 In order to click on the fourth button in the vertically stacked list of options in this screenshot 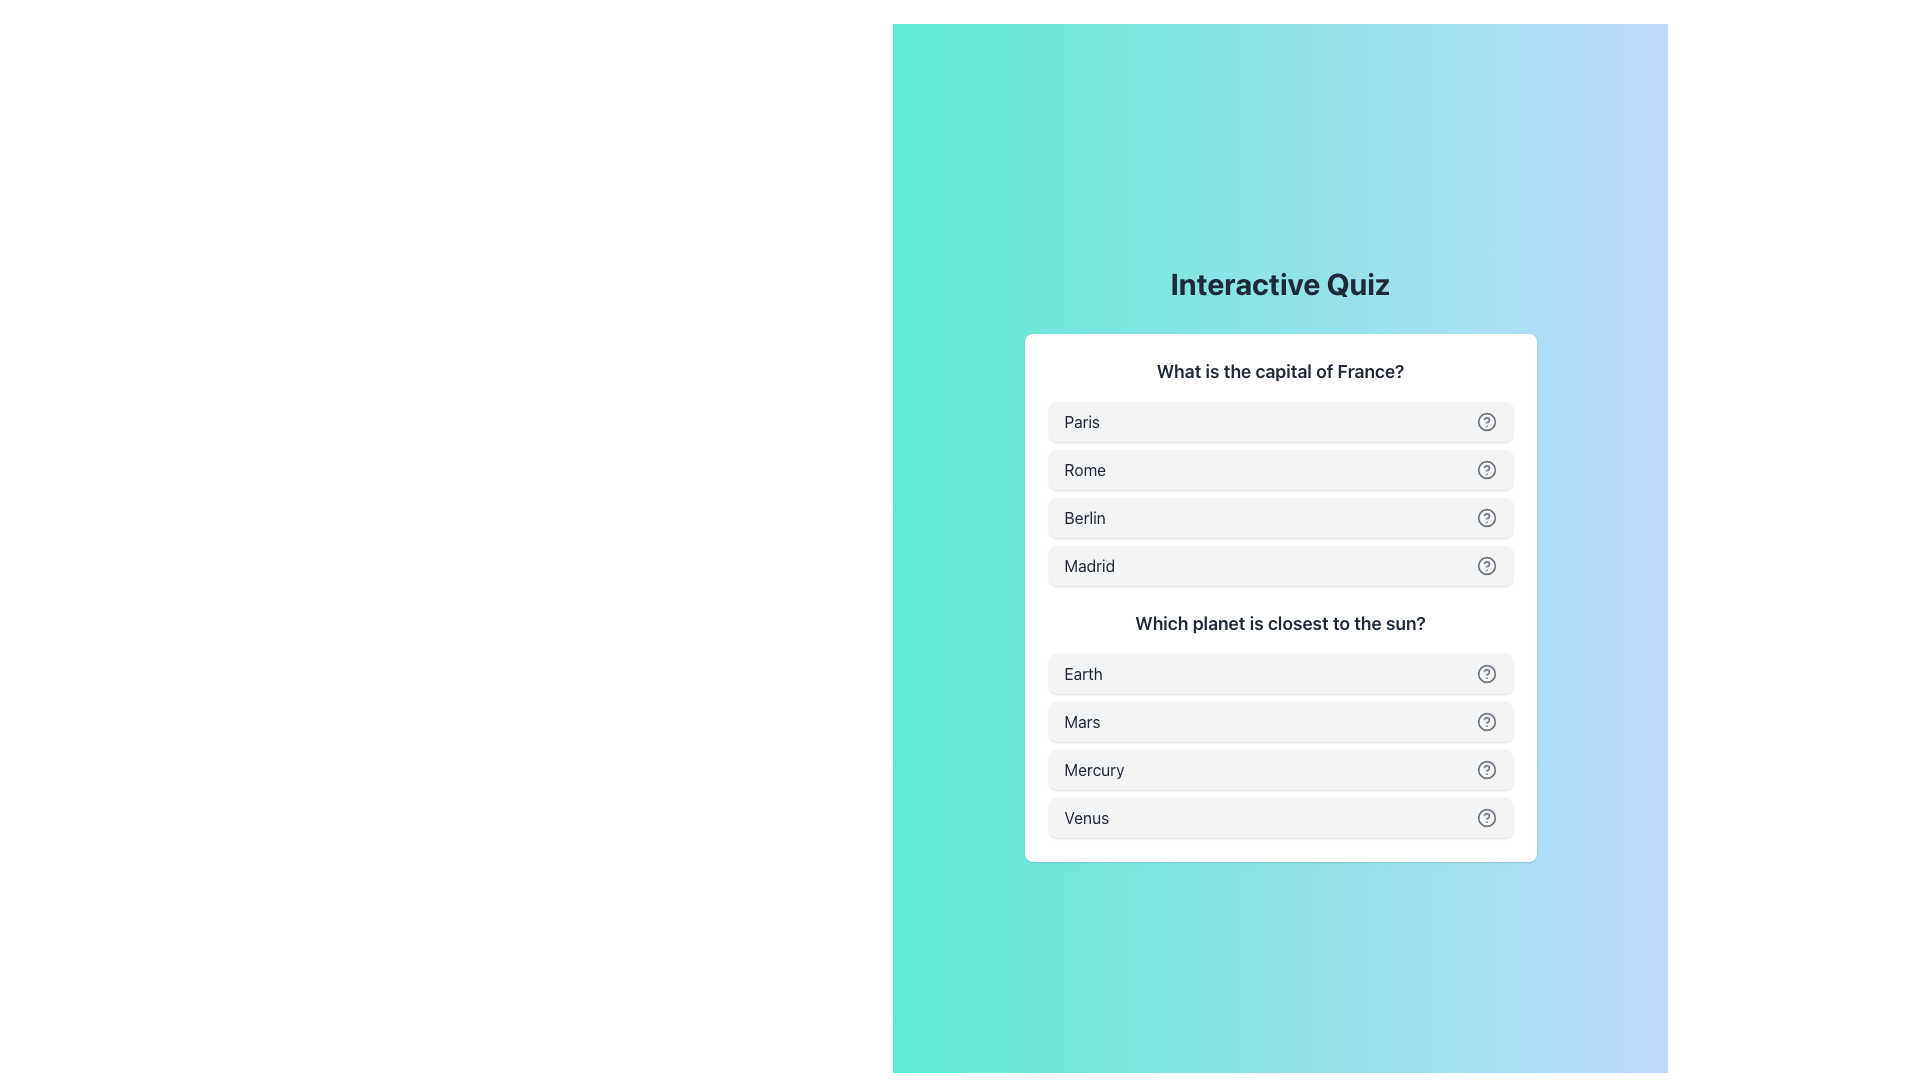, I will do `click(1280, 566)`.